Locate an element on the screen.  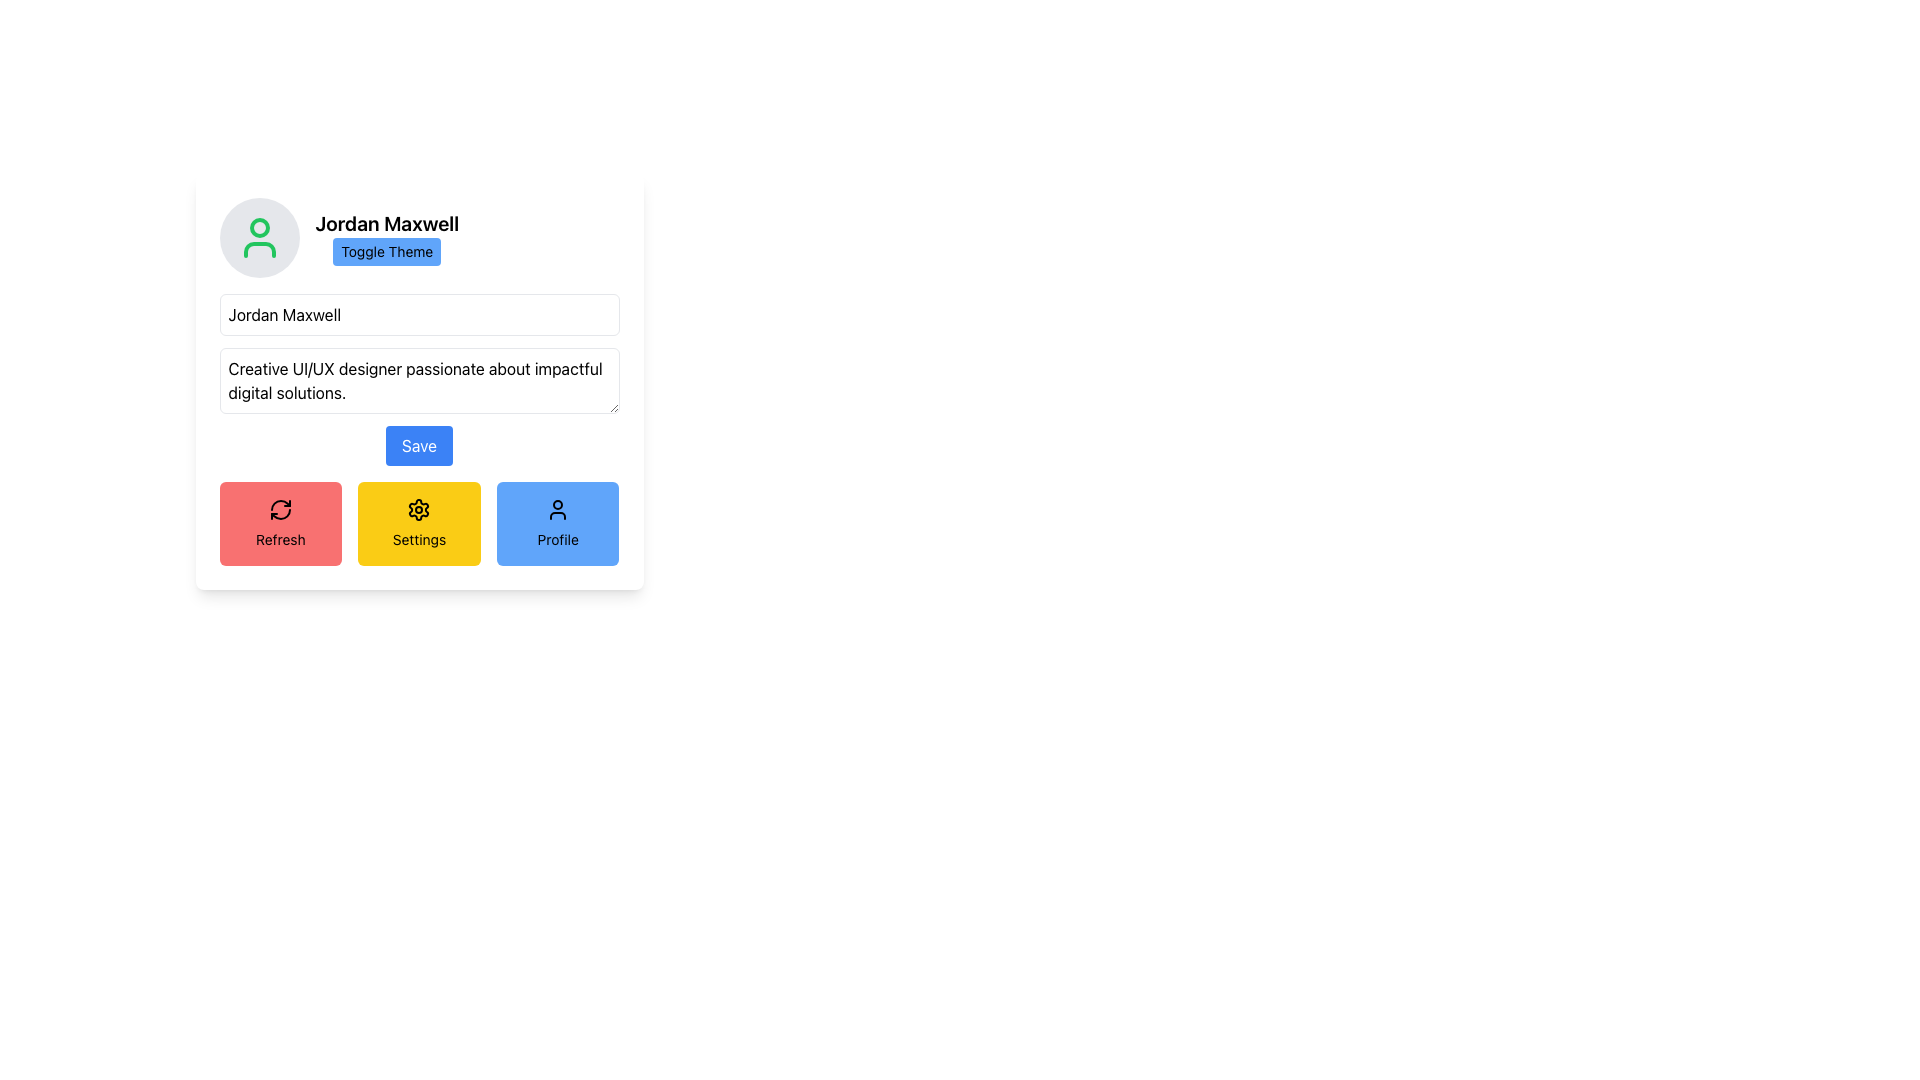
the 'Toggle Theme' button, which is a rectangular button with a bold, black font on a blue background is located at coordinates (418, 237).